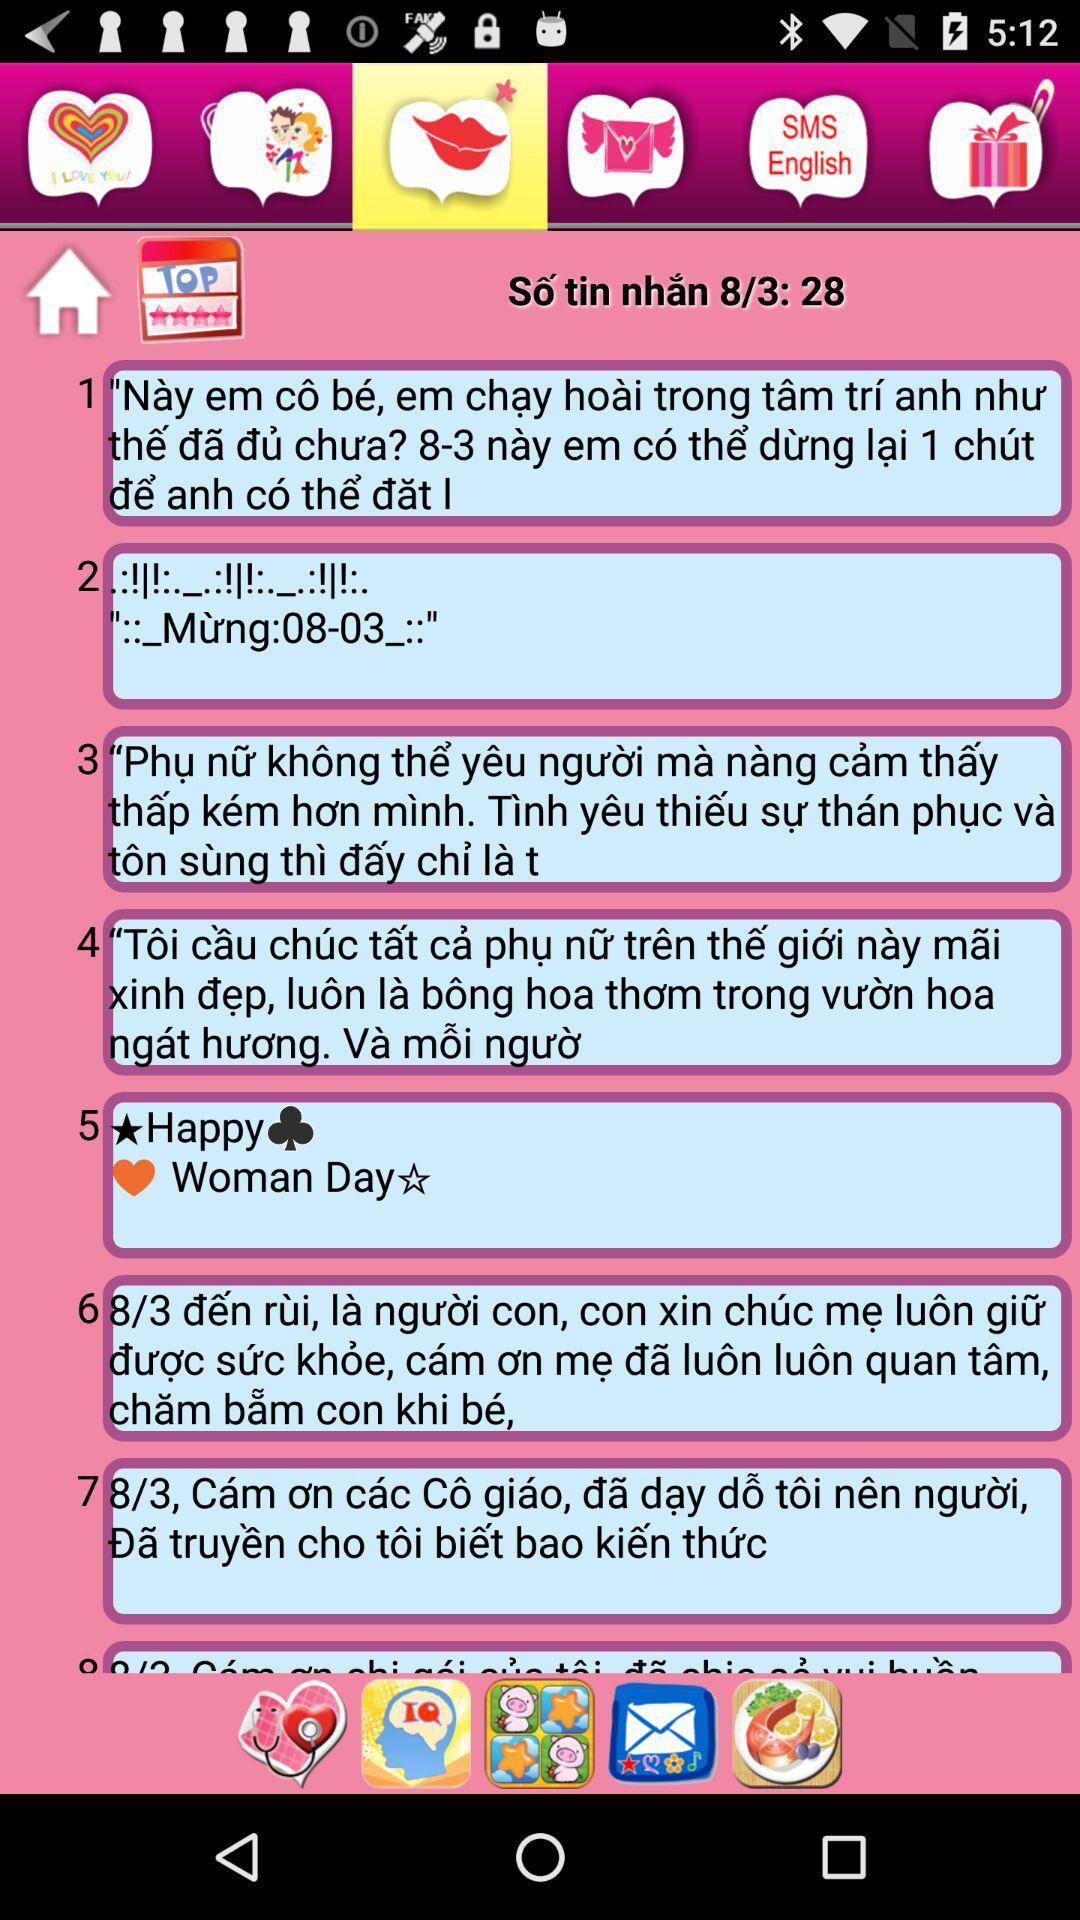 The width and height of the screenshot is (1080, 1920). I want to click on advertisent page, so click(414, 1732).